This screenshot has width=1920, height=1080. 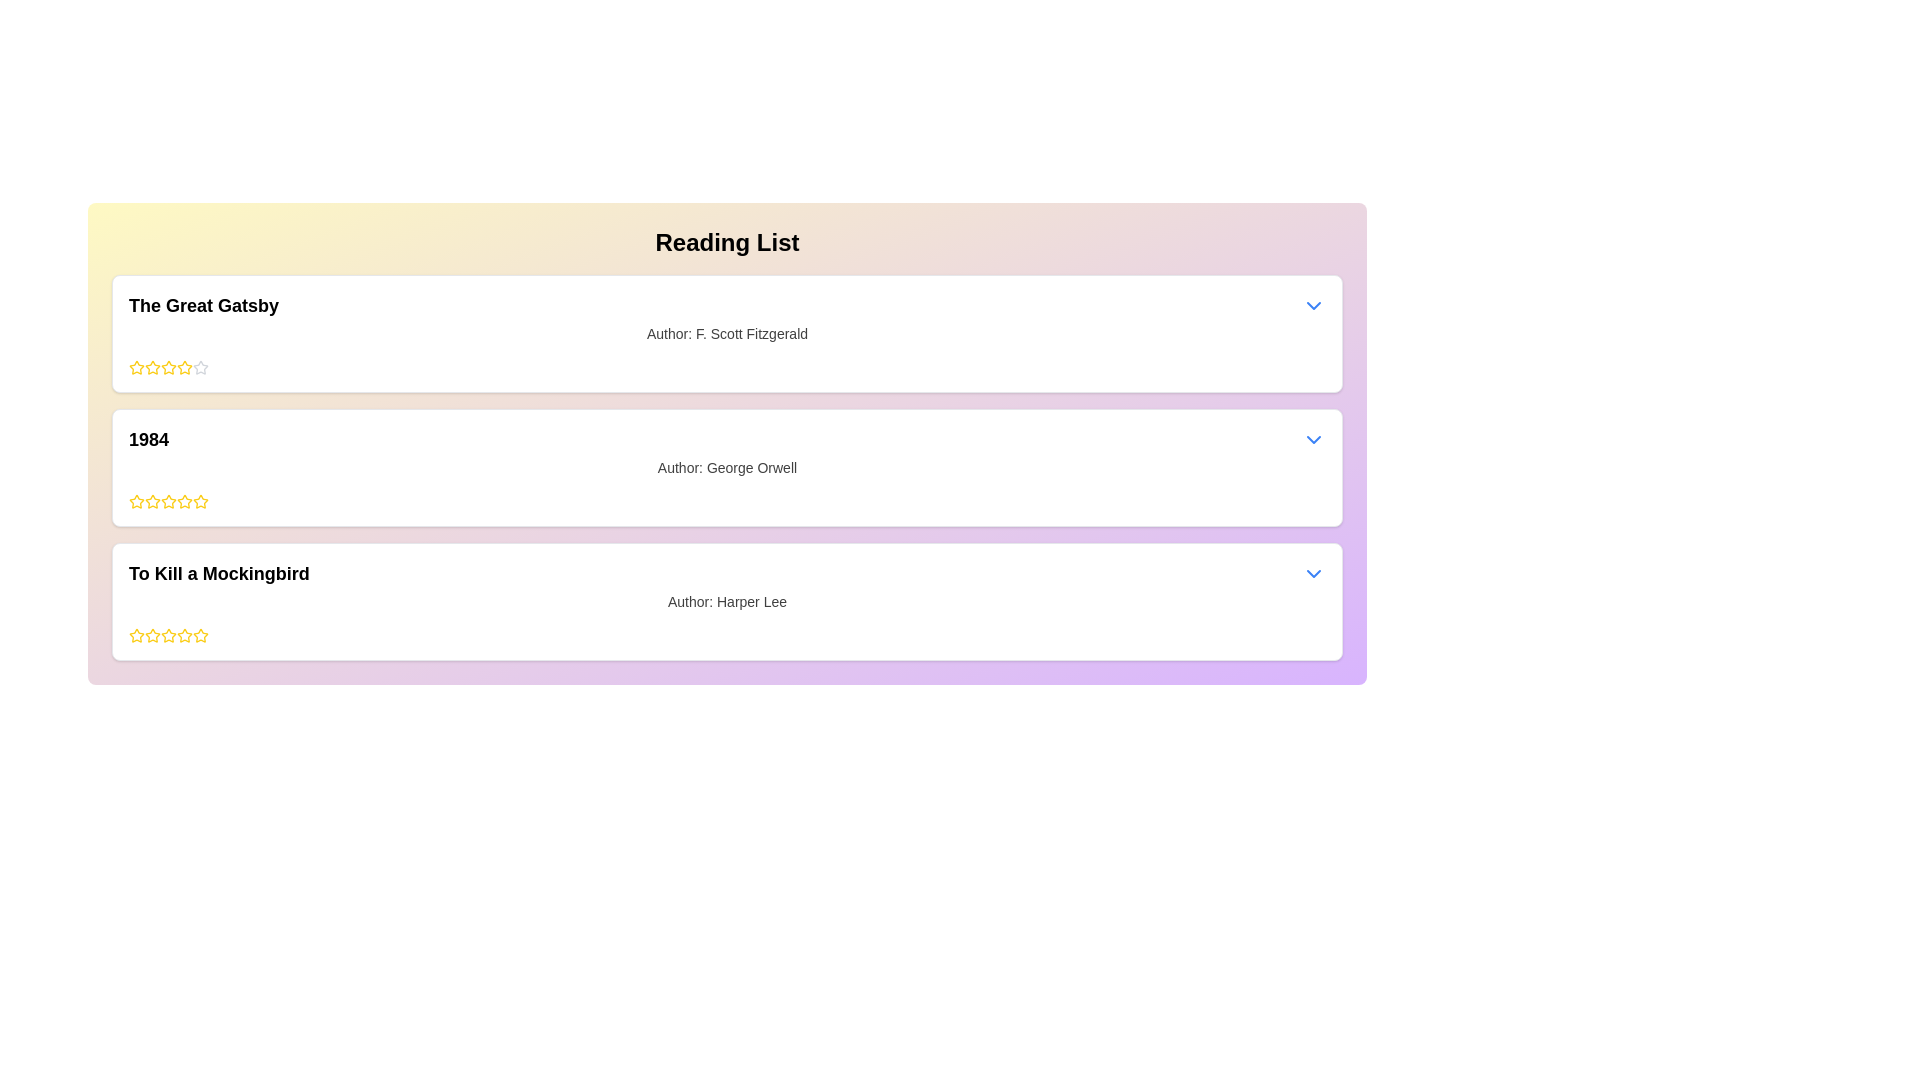 What do you see at coordinates (185, 367) in the screenshot?
I see `the second star in the rating system under 'The Great Gatsby'` at bounding box center [185, 367].